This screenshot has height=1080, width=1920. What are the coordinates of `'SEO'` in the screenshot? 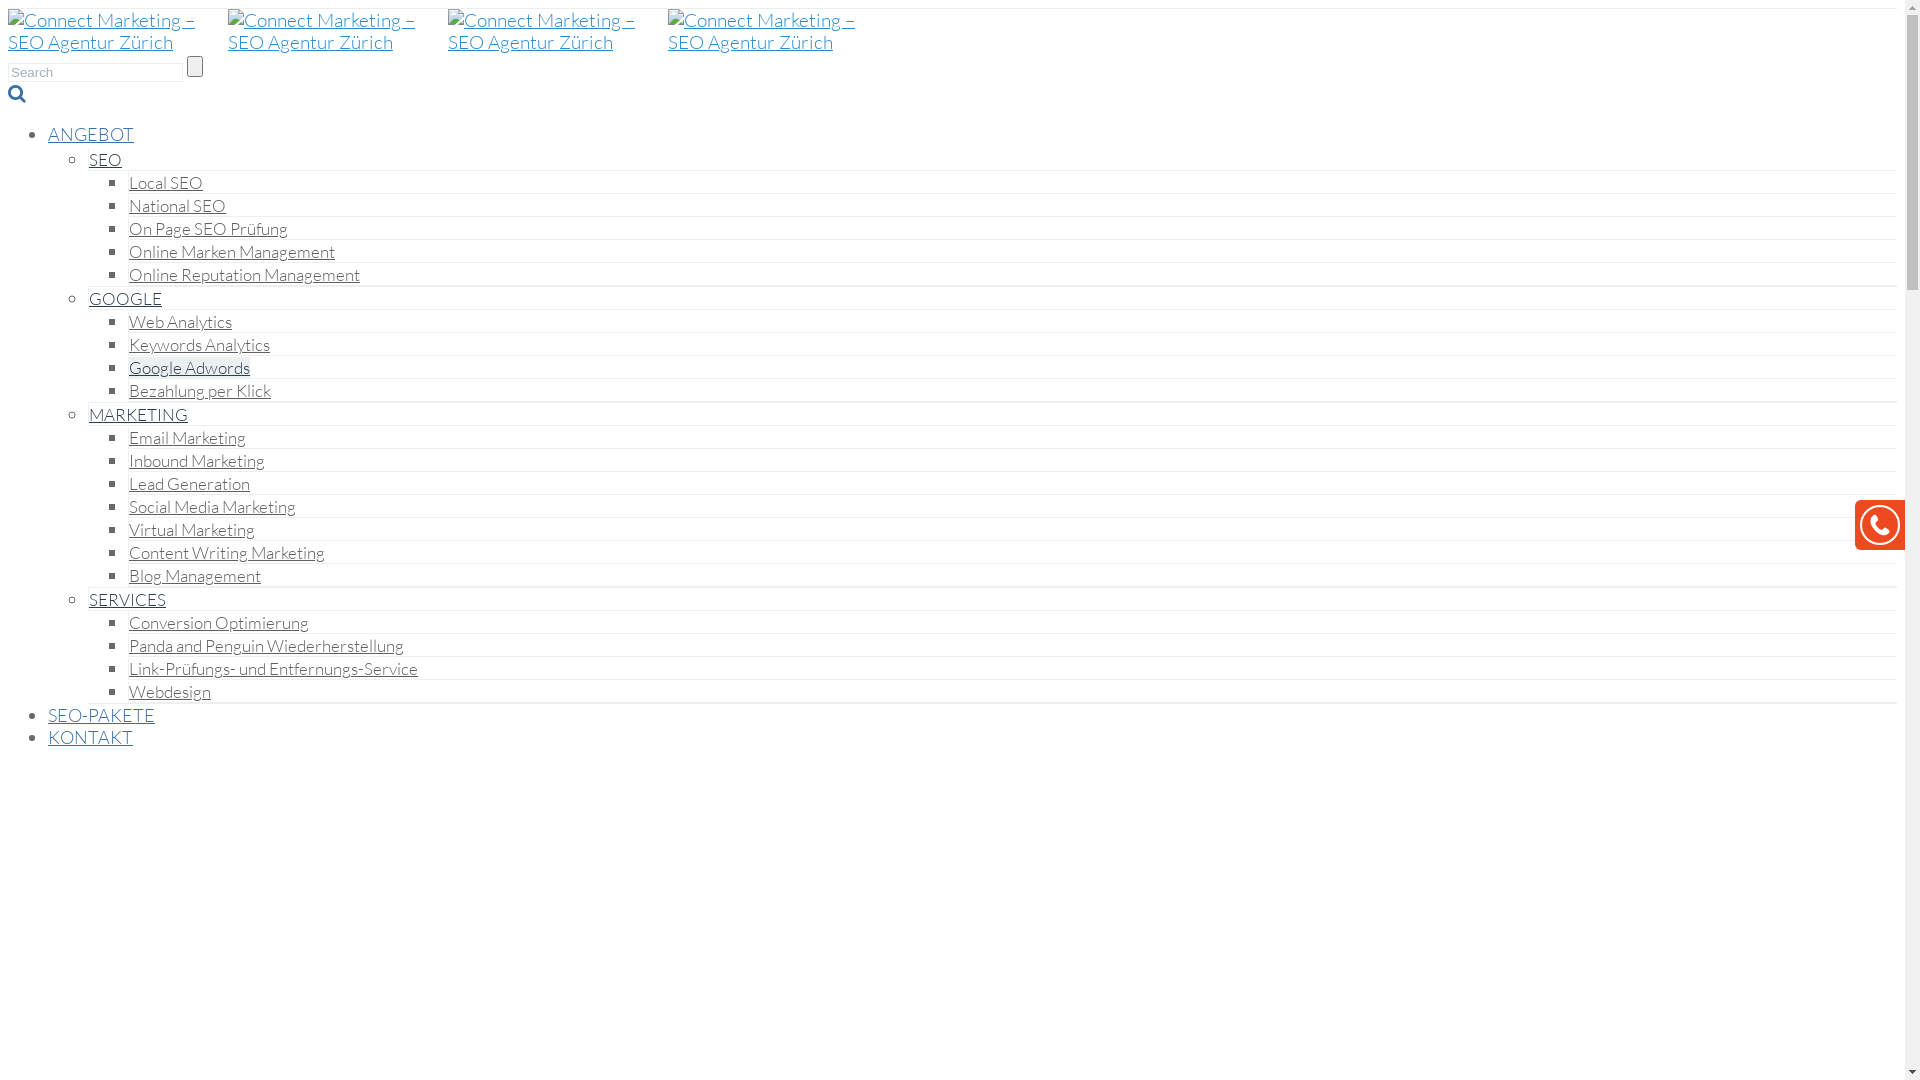 It's located at (86, 158).